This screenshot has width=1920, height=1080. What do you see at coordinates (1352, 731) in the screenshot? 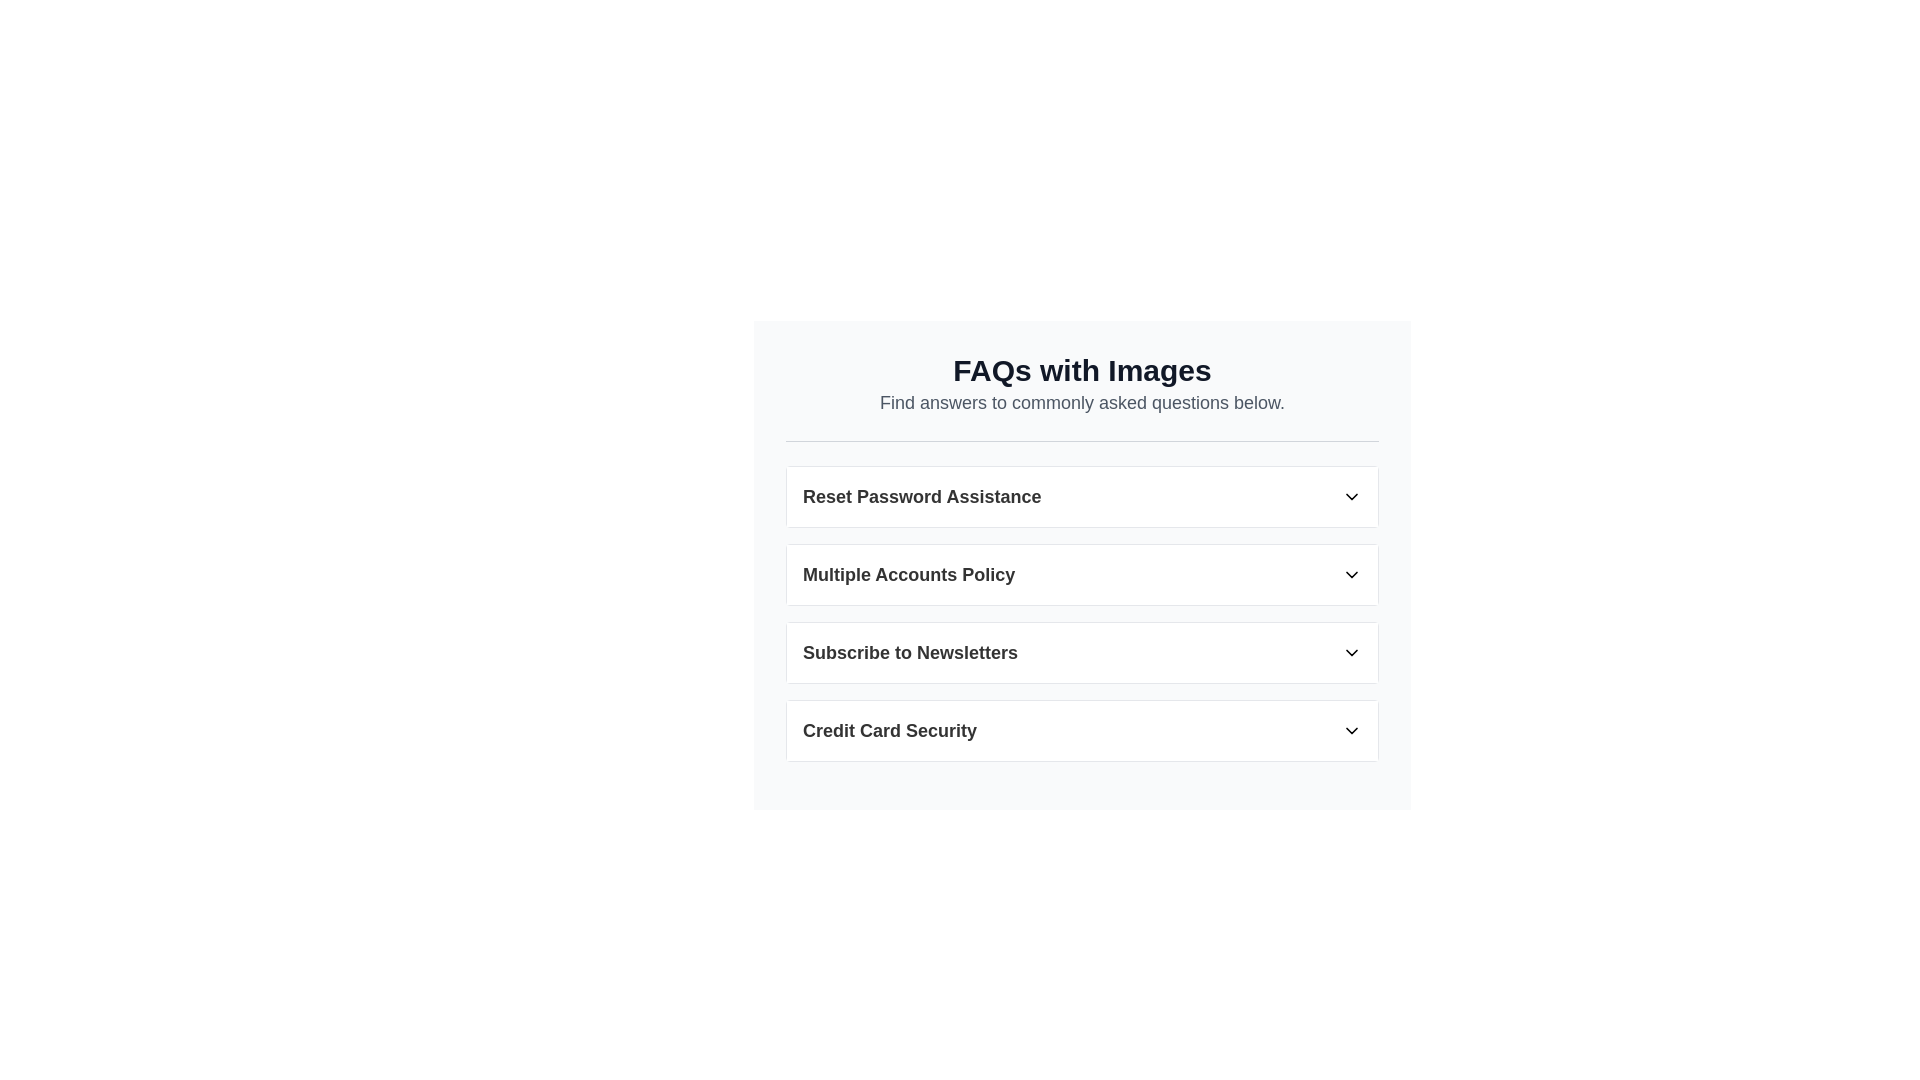
I see `the chevron icon located to the right of the 'Credit Card Security' text in the fourth section of the FAQ list` at bounding box center [1352, 731].